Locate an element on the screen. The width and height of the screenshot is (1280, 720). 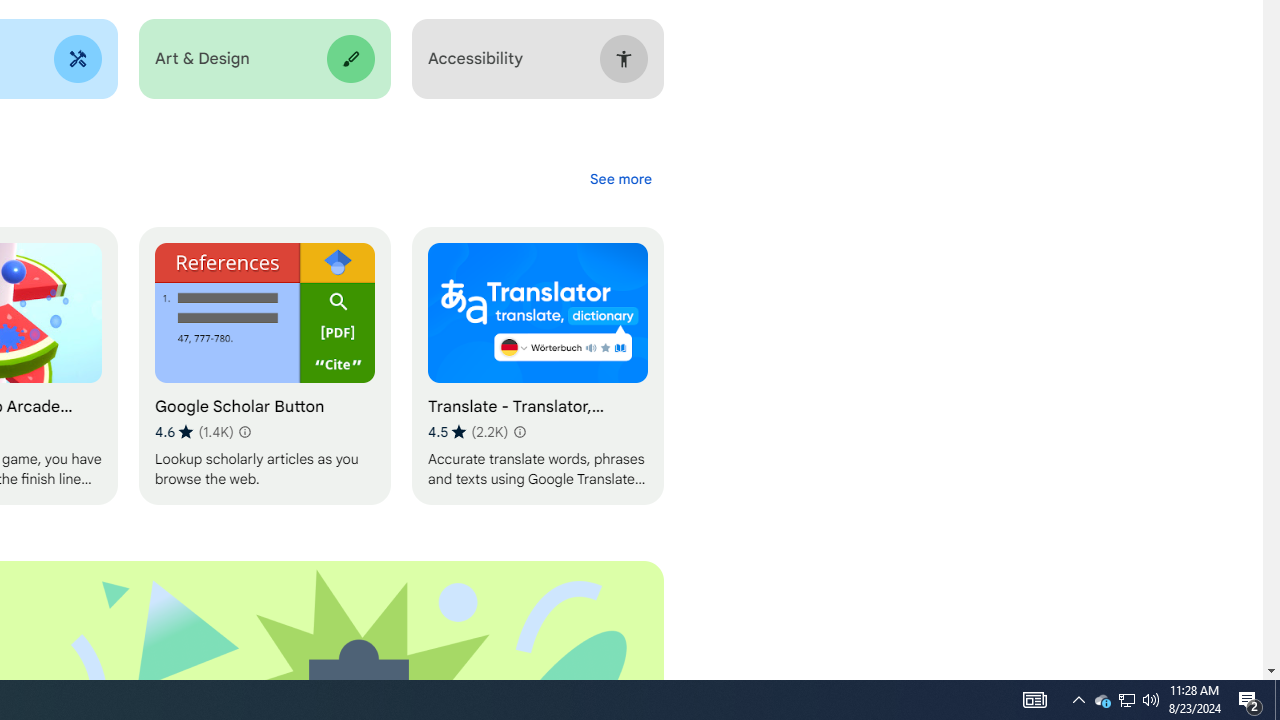
'Average rating 4.5 out of 5 stars. 2.2K ratings.' is located at coordinates (466, 431).